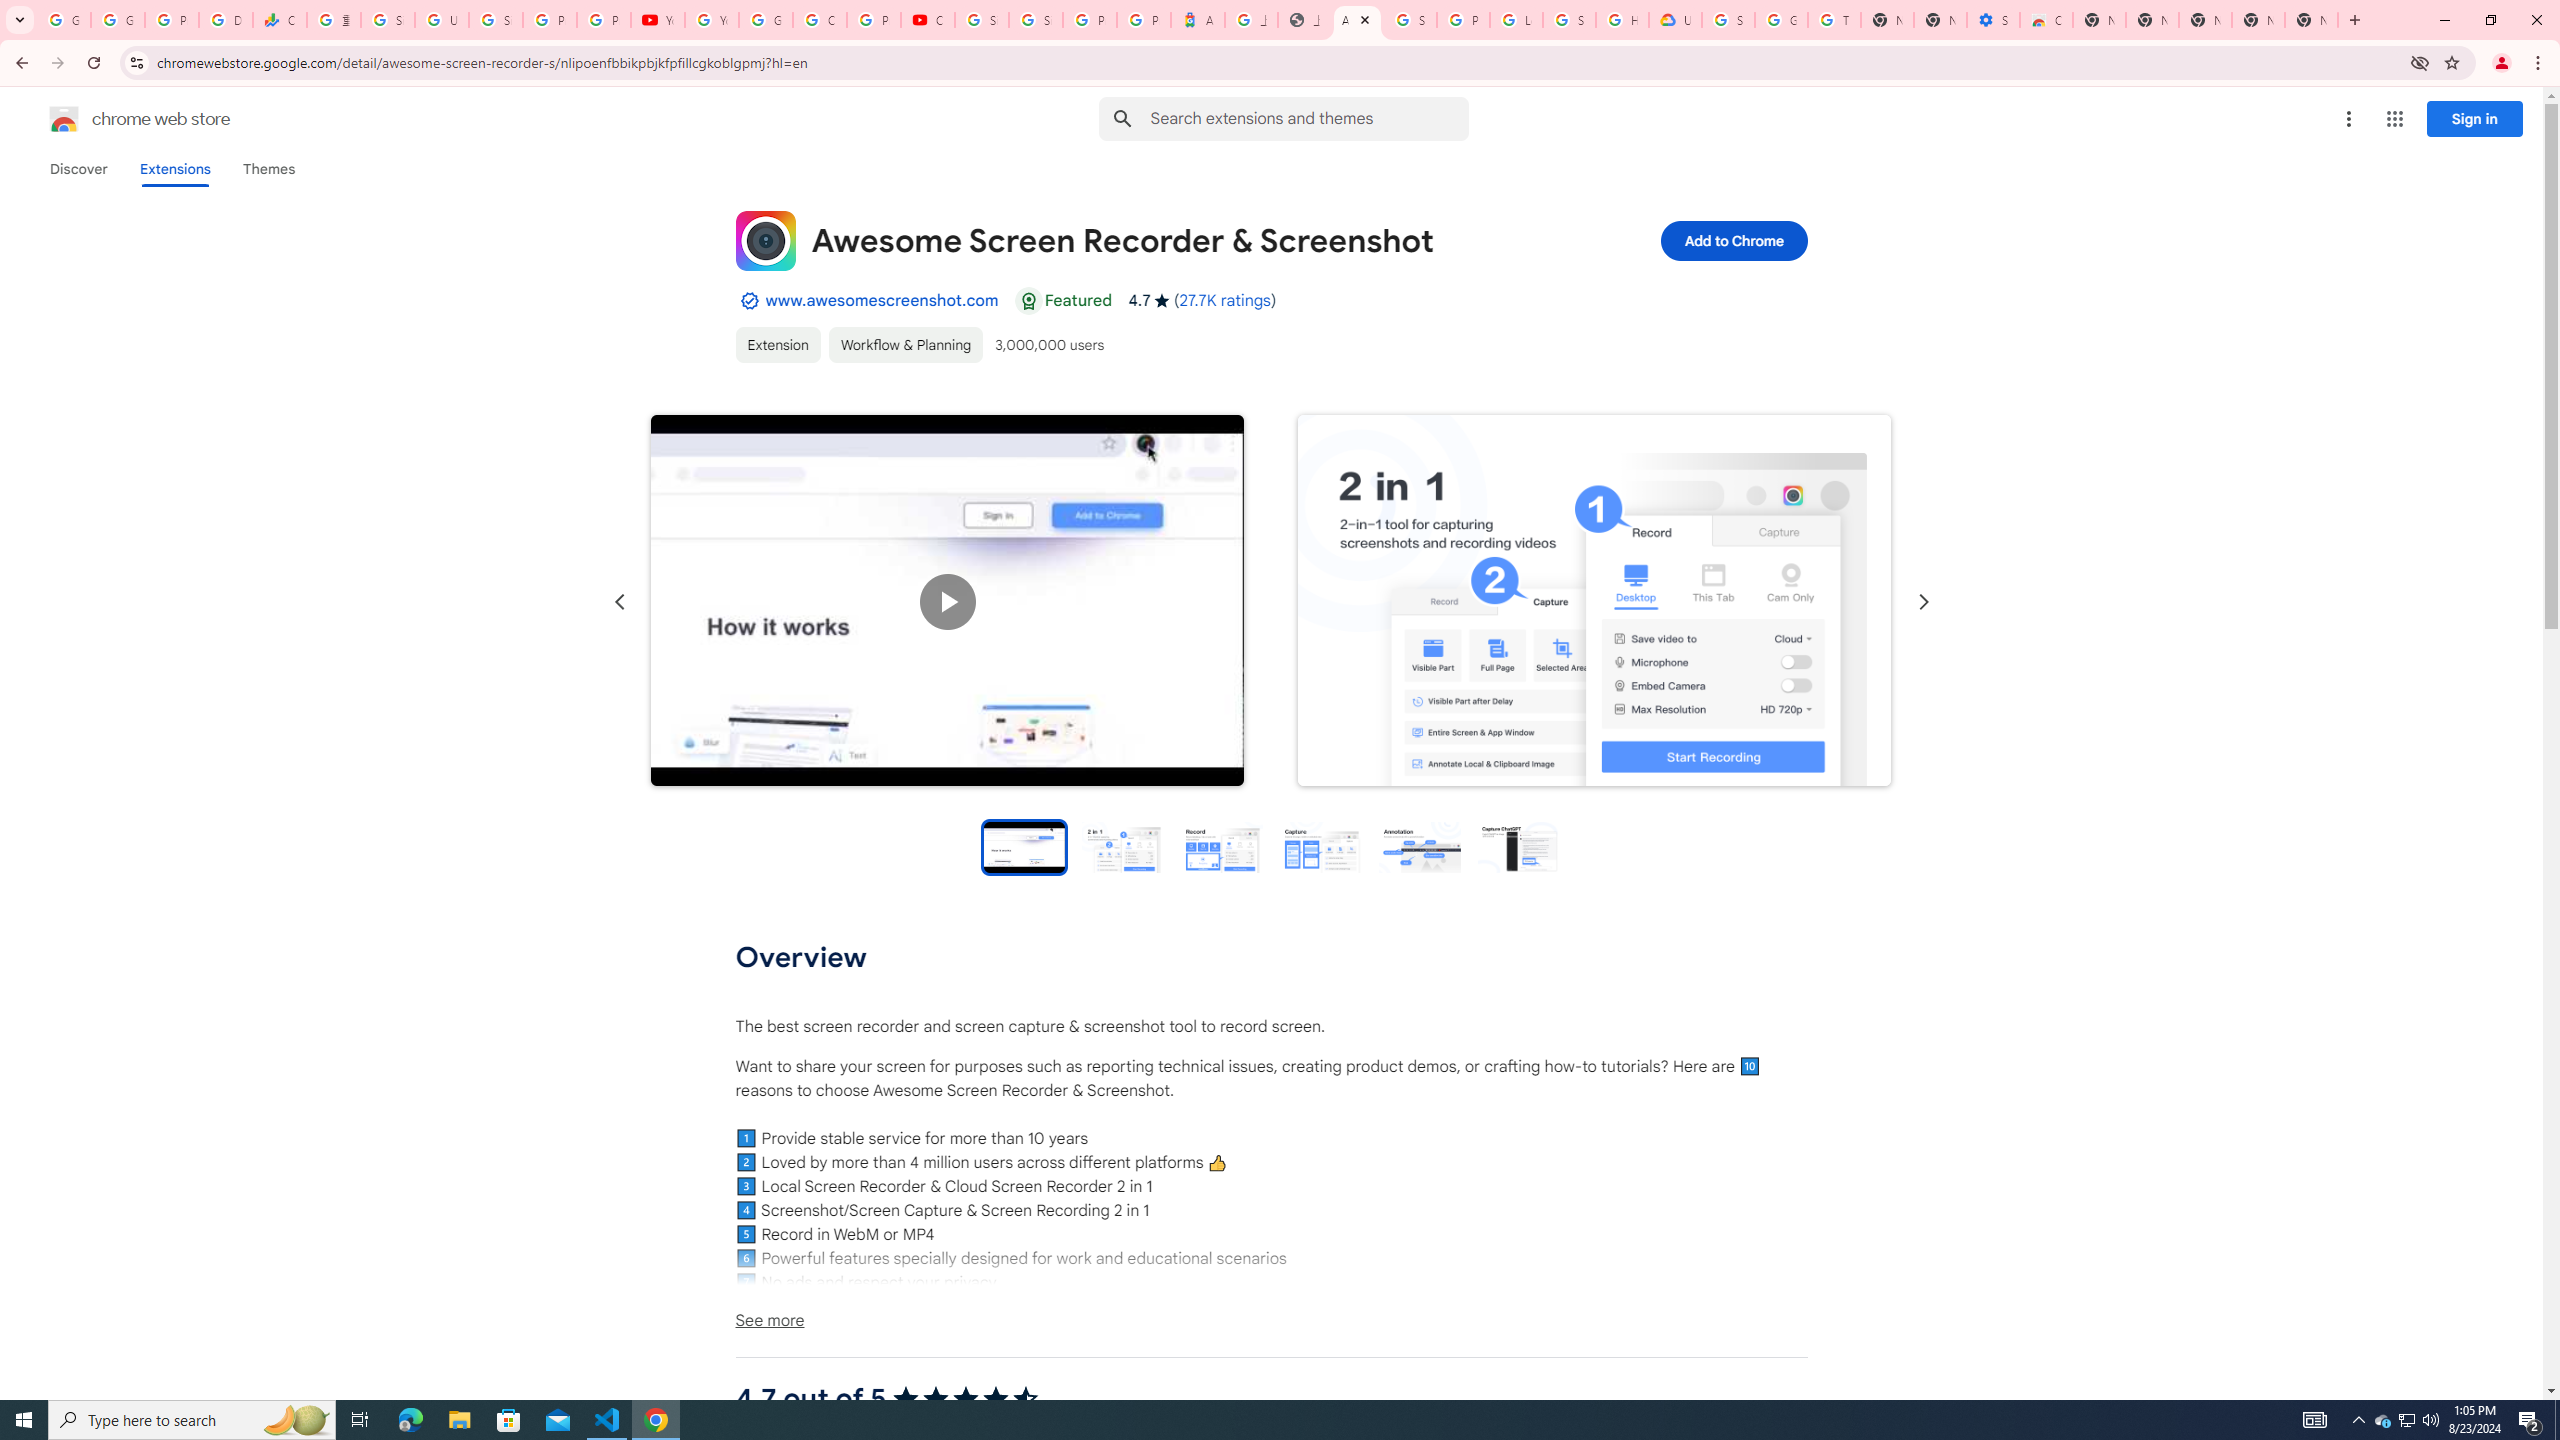  What do you see at coordinates (778, 344) in the screenshot?
I see `'Extension'` at bounding box center [778, 344].